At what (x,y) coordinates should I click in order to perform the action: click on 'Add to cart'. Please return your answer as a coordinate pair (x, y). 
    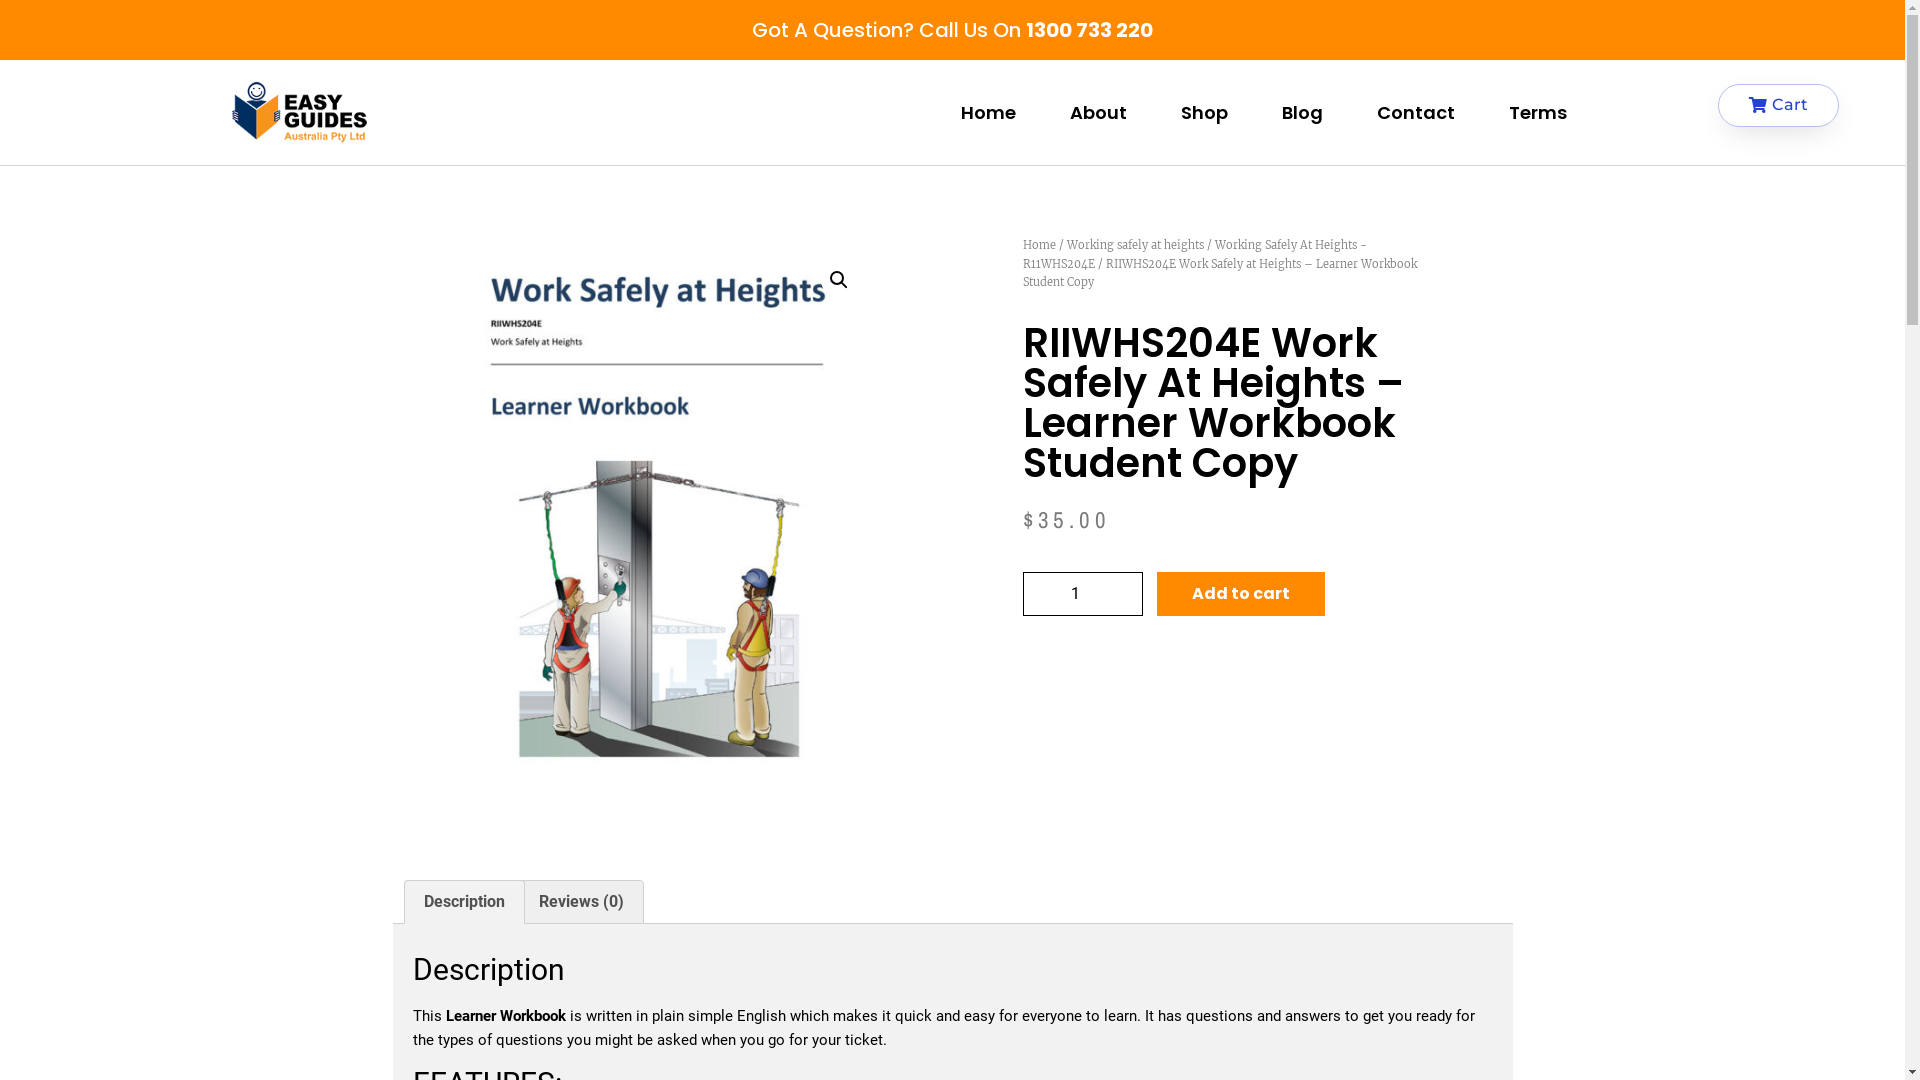
    Looking at the image, I should click on (1238, 593).